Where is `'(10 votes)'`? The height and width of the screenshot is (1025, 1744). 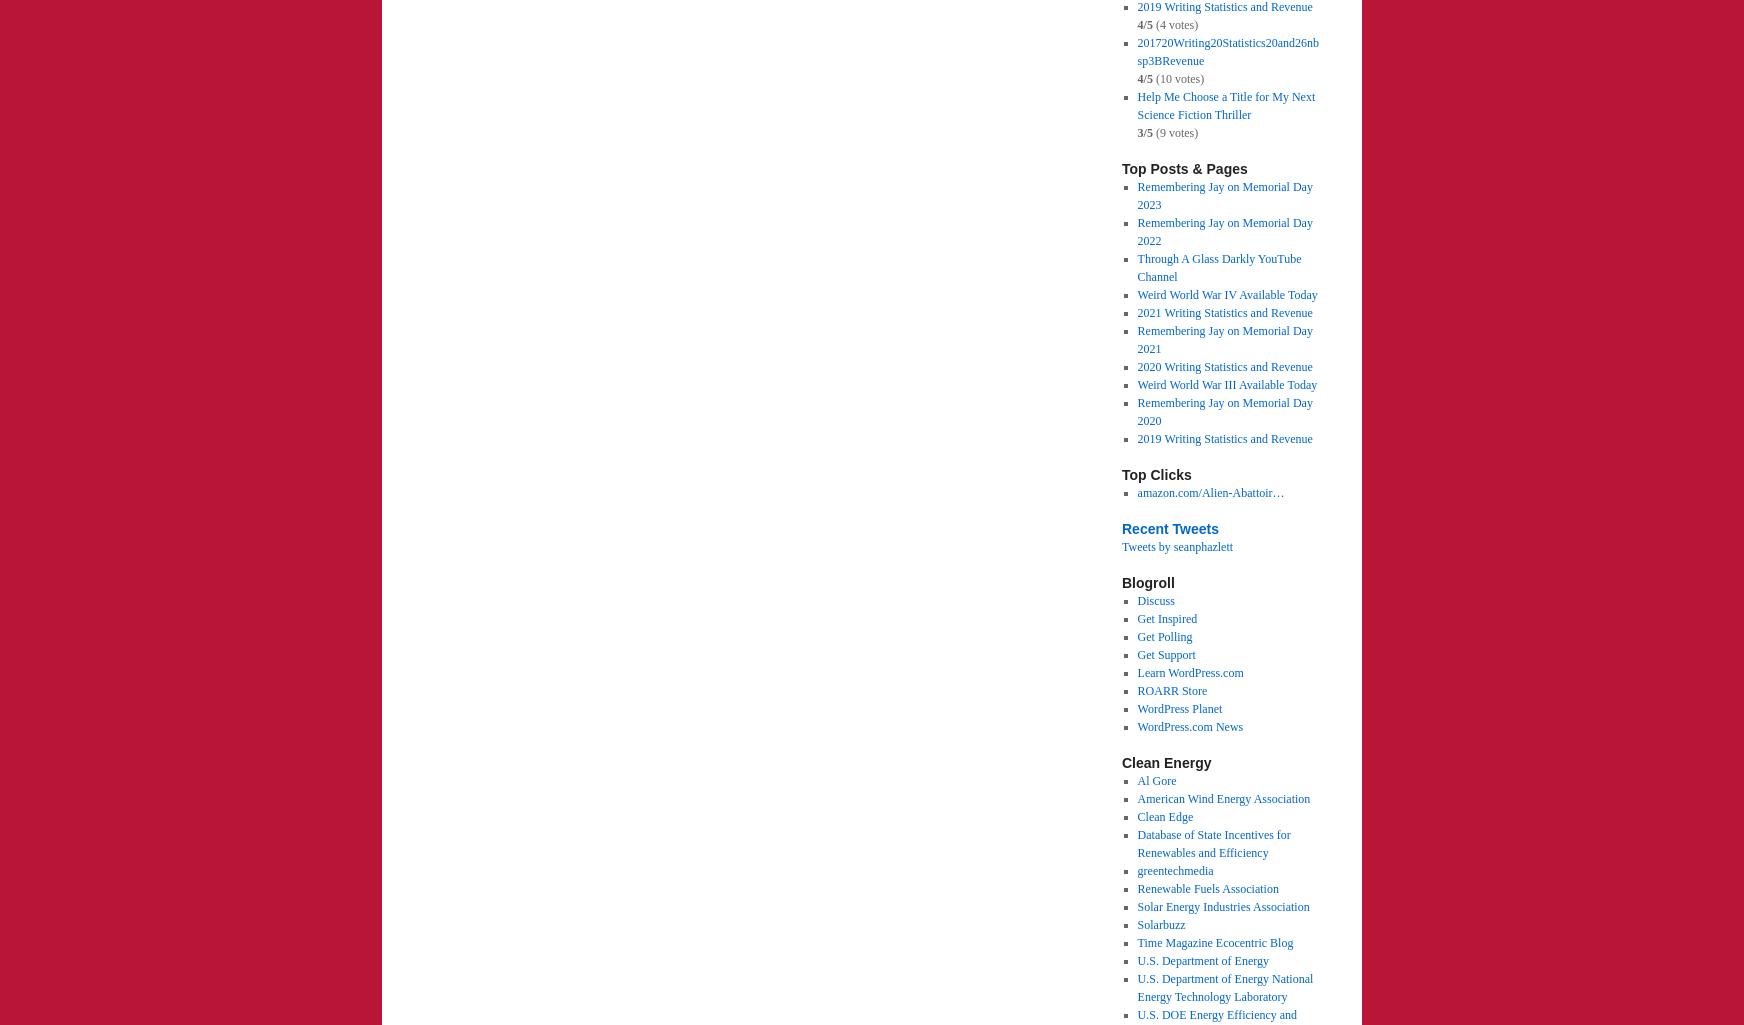 '(10 votes)' is located at coordinates (1177, 78).